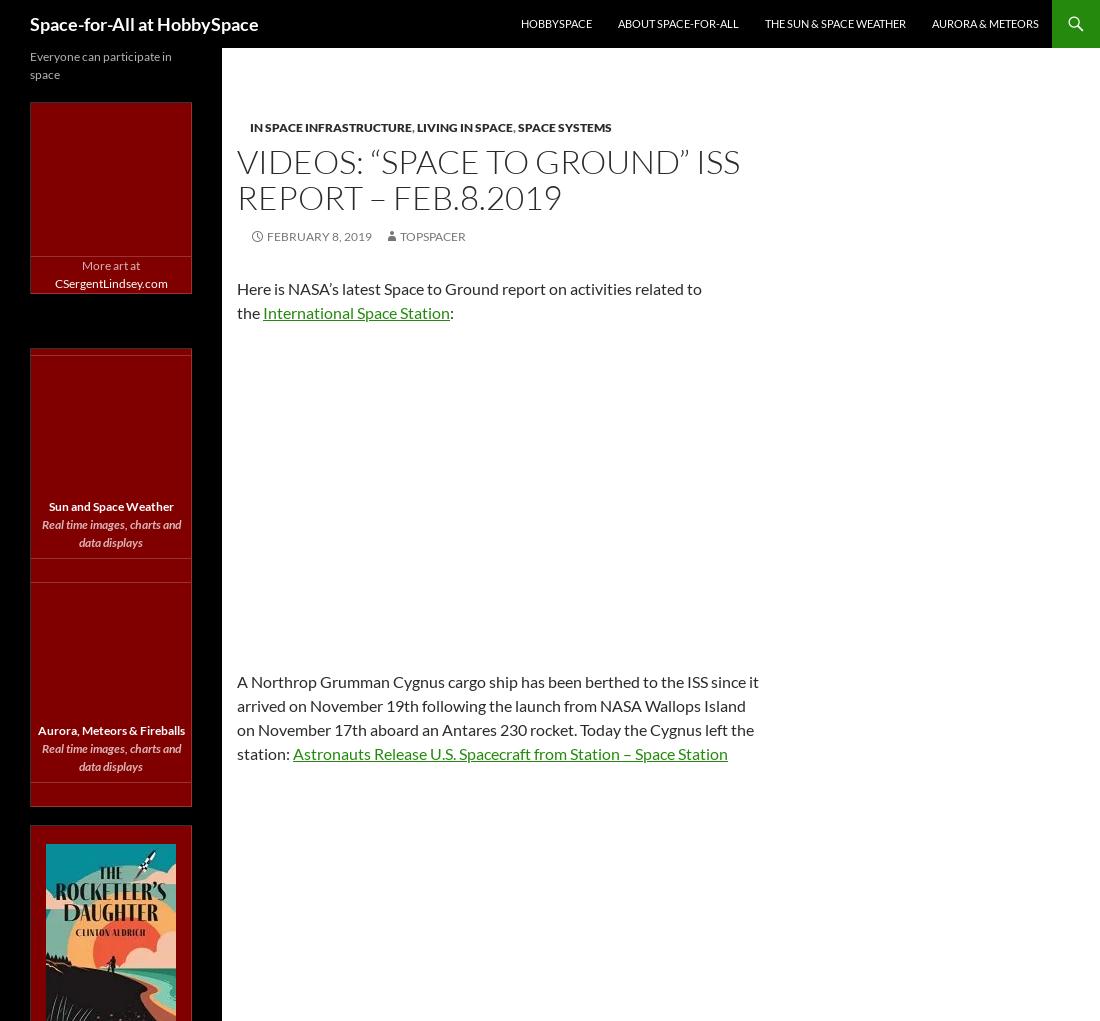 The image size is (1100, 1021). What do you see at coordinates (834, 22) in the screenshot?
I see `'The Sun & Space Weather'` at bounding box center [834, 22].